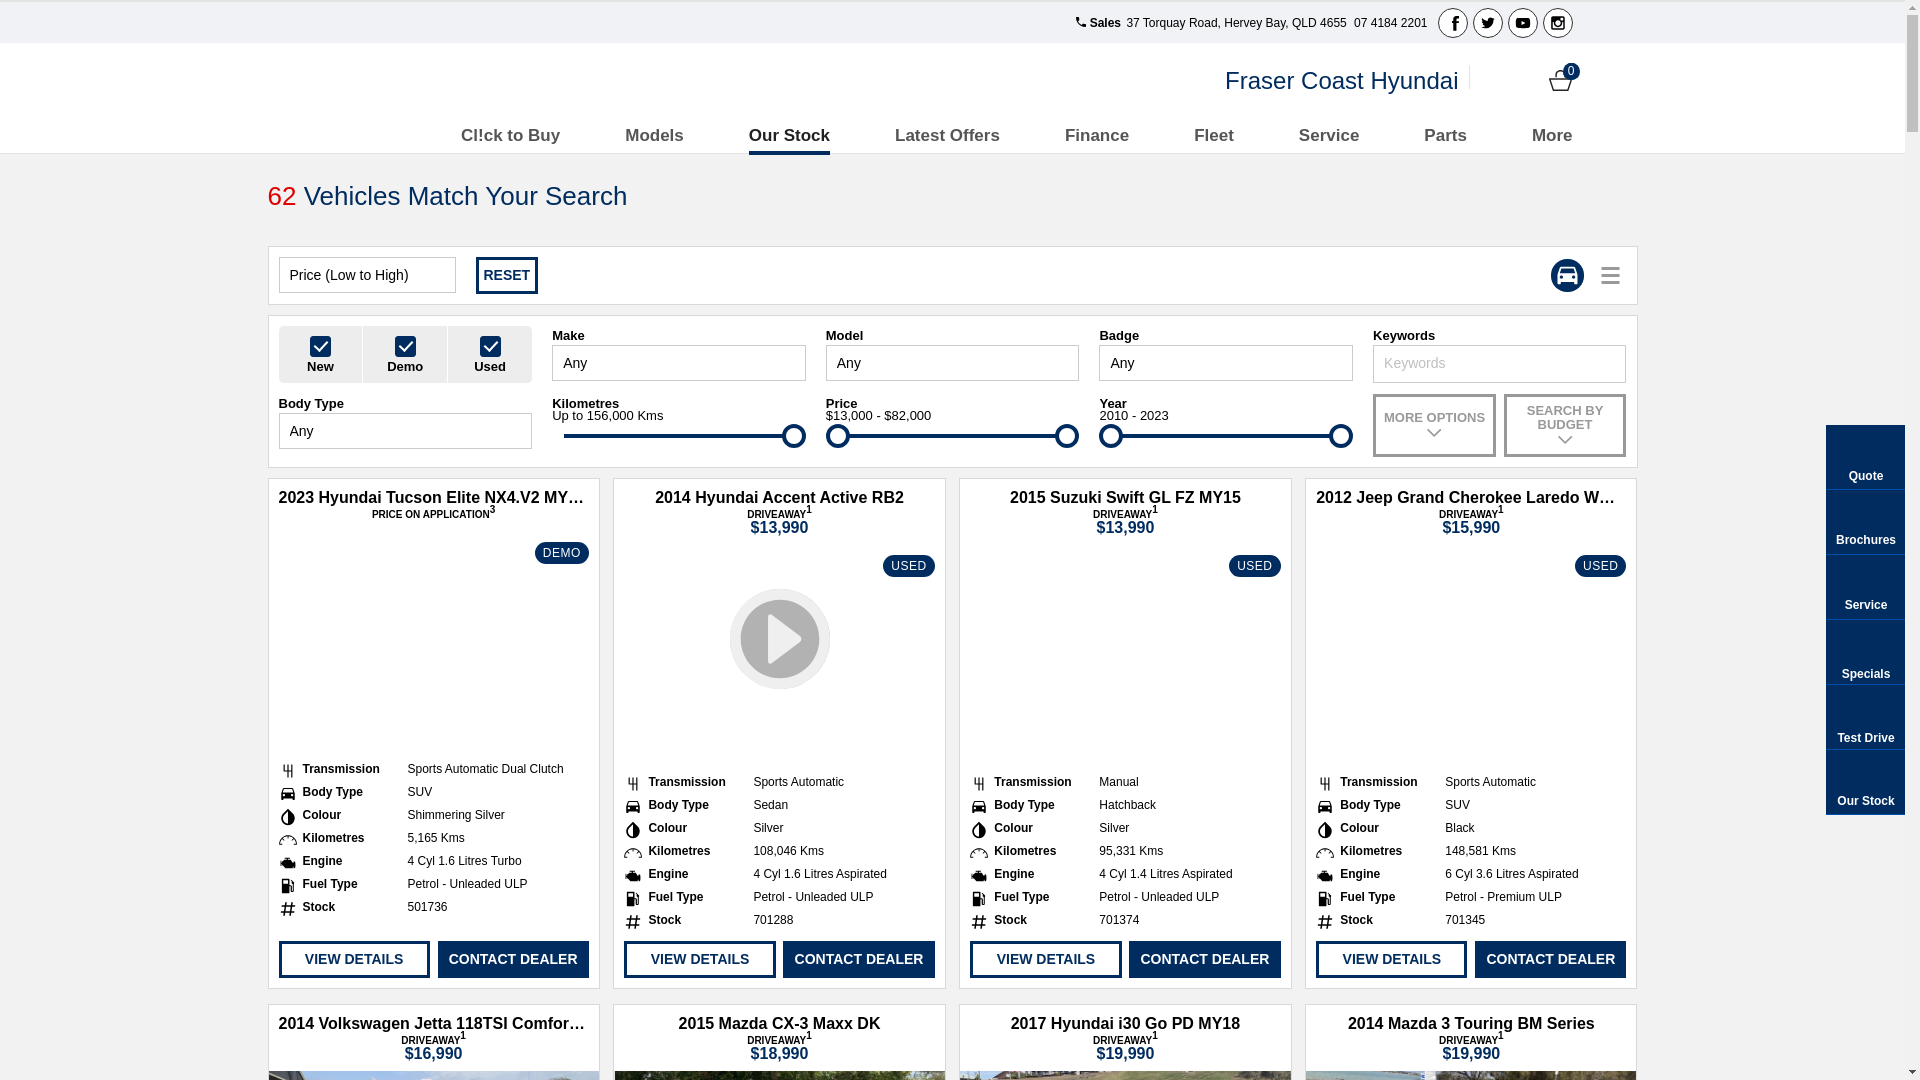  I want to click on 'Twitter', so click(1487, 23).